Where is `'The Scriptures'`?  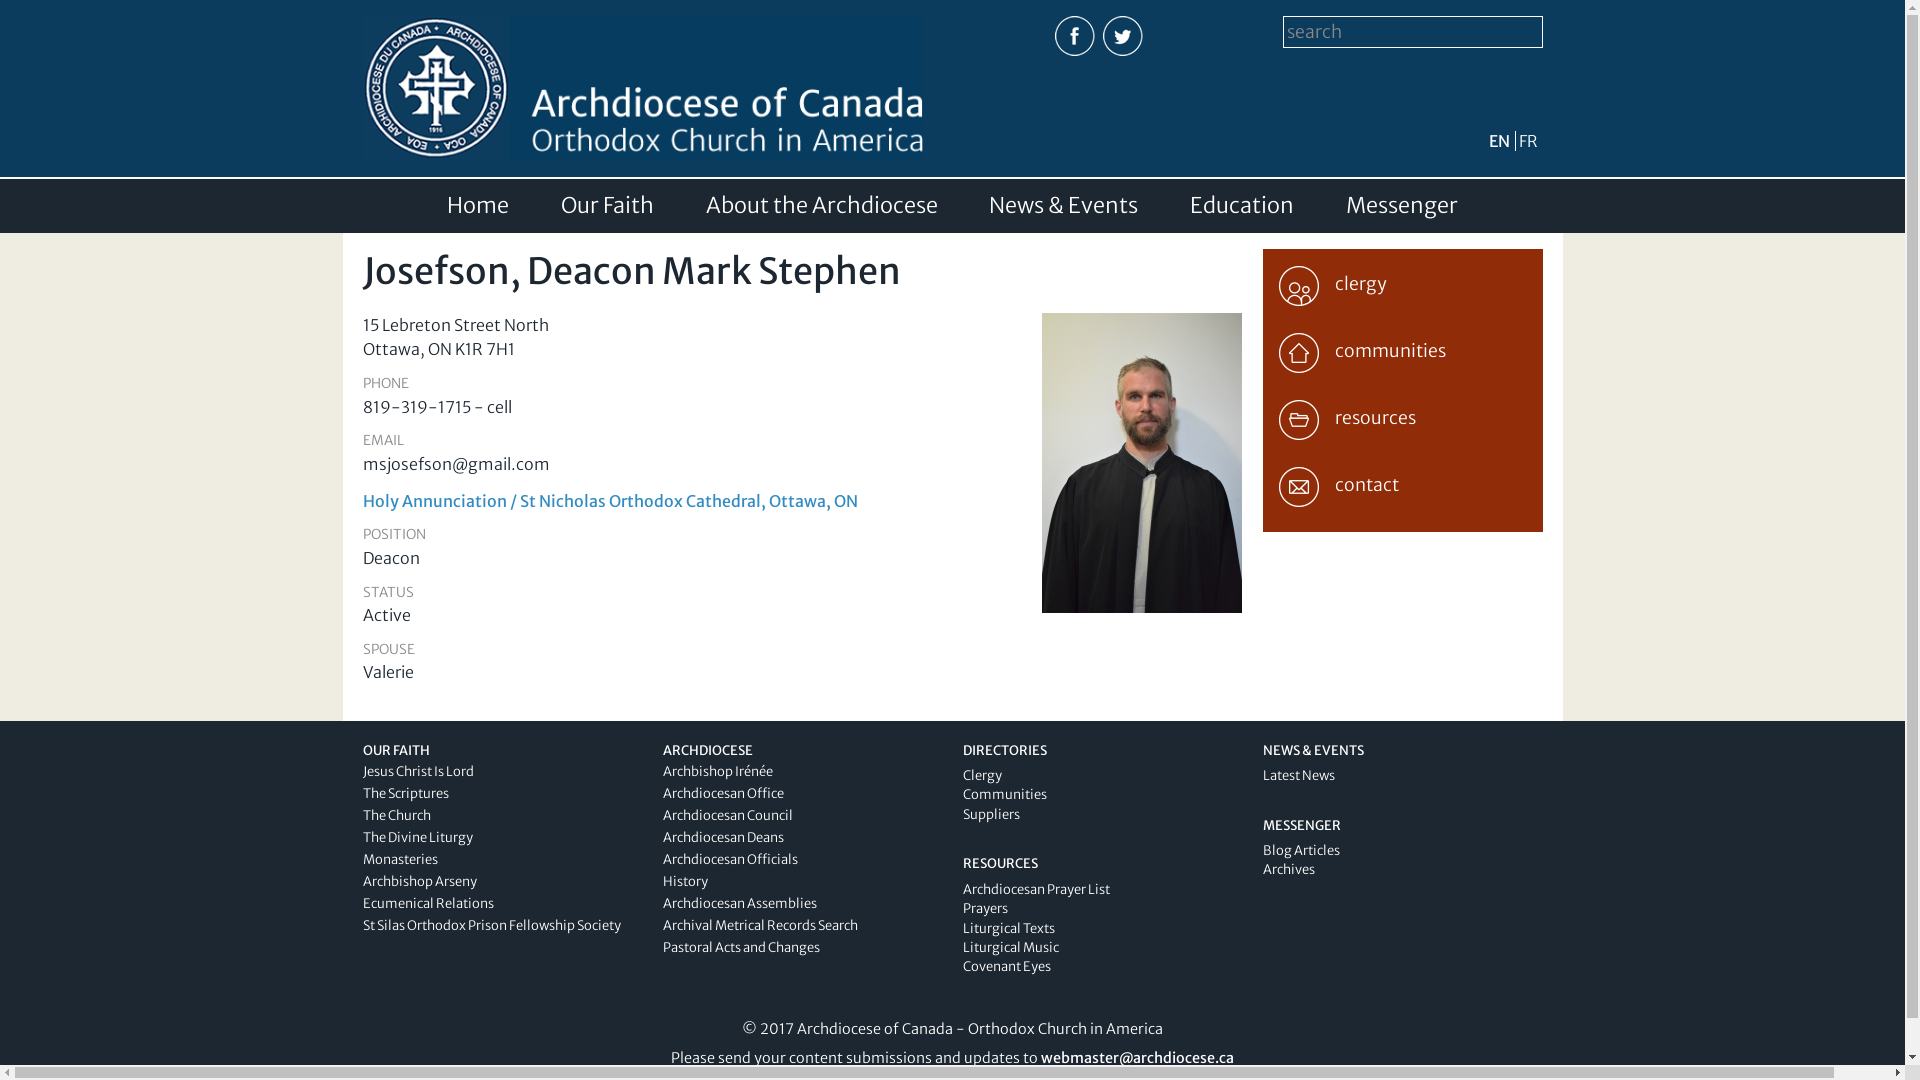
'The Scriptures' is located at coordinates (403, 792).